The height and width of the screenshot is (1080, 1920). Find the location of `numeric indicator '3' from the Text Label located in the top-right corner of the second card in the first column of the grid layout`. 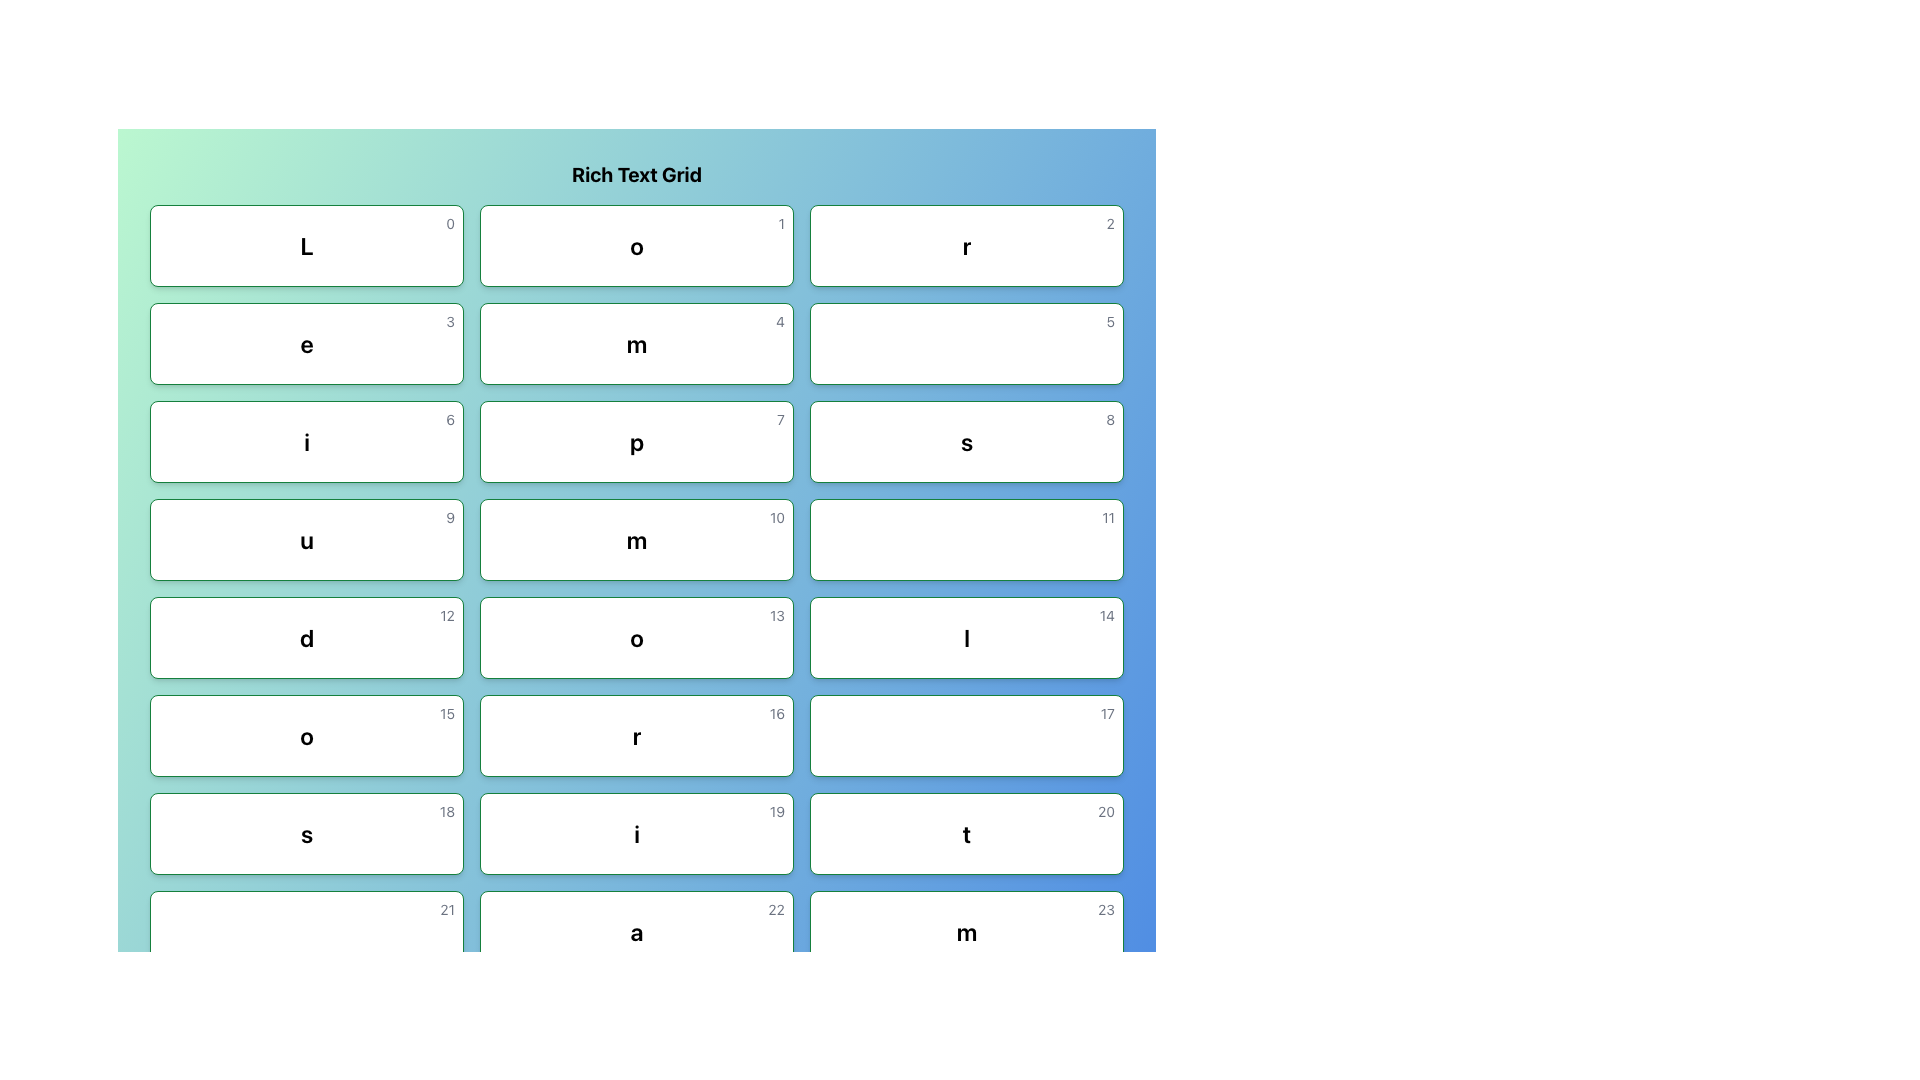

numeric indicator '3' from the Text Label located in the top-right corner of the second card in the first column of the grid layout is located at coordinates (449, 320).